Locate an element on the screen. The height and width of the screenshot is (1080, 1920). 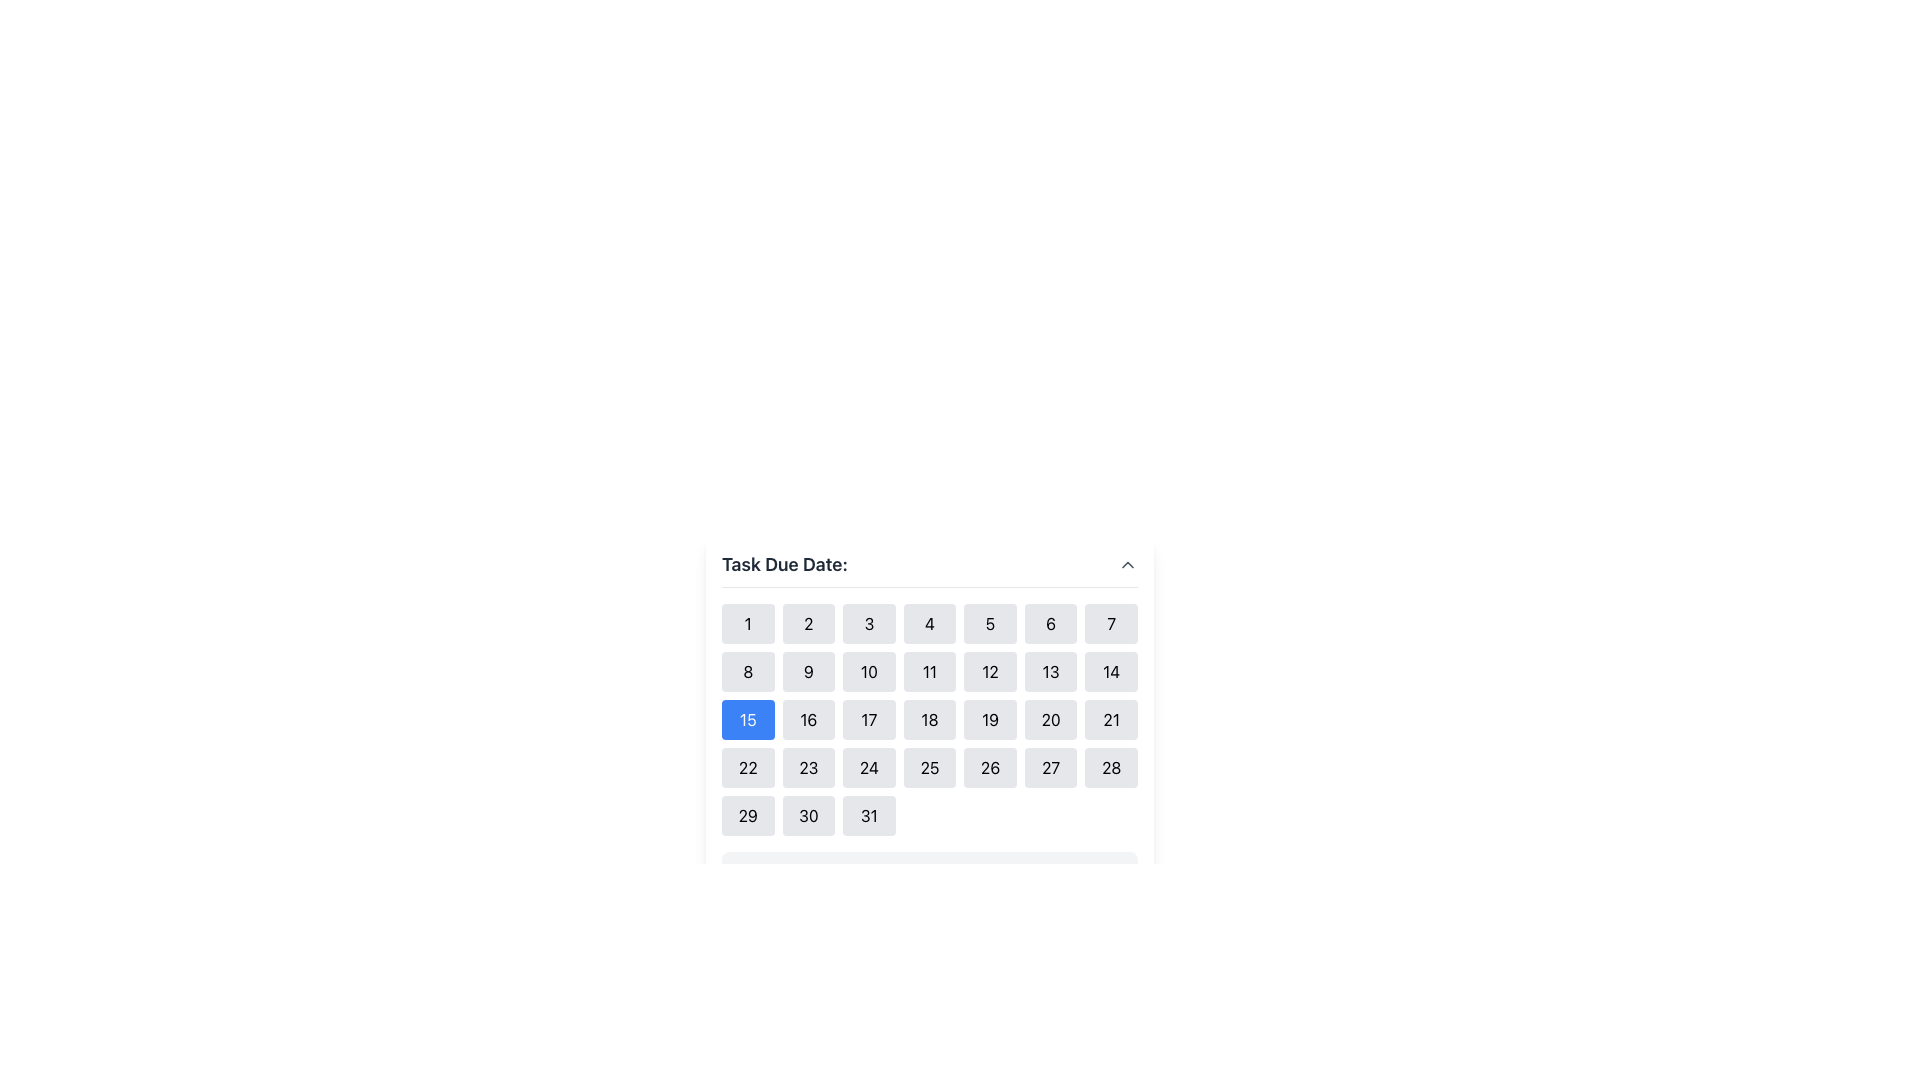
the button representing the 17th day in the calendar interface is located at coordinates (869, 720).